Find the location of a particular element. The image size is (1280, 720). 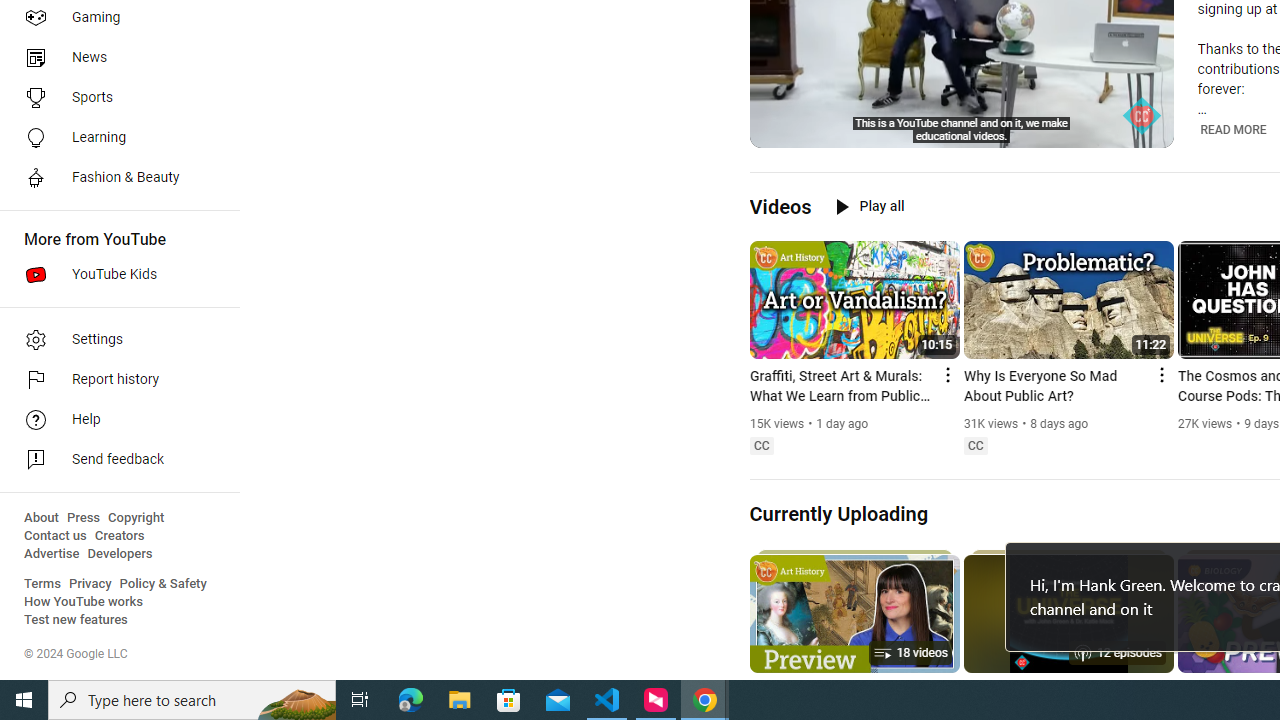

'Sports' is located at coordinates (112, 97).